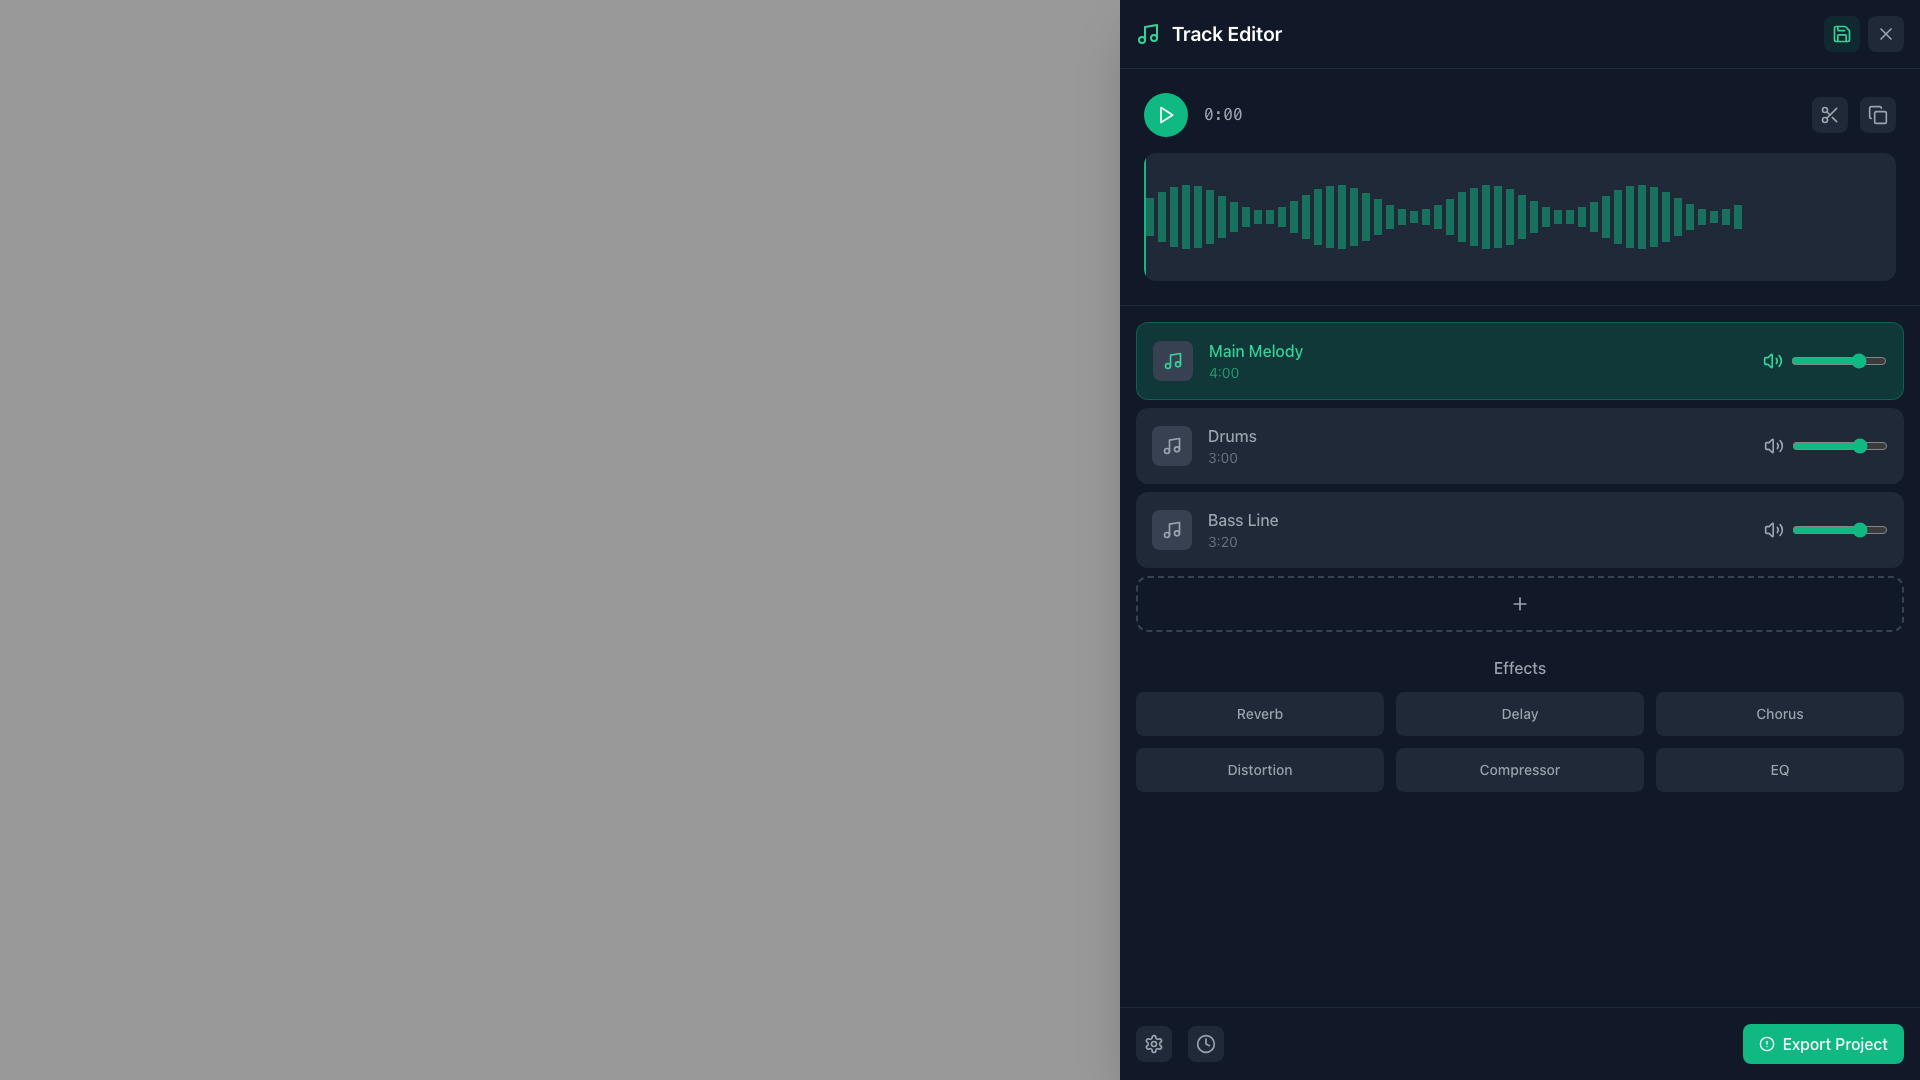 Image resolution: width=1920 pixels, height=1080 pixels. Describe the element at coordinates (1885, 34) in the screenshot. I see `the close 'X' icon located at the top-right corner of the application interface` at that location.